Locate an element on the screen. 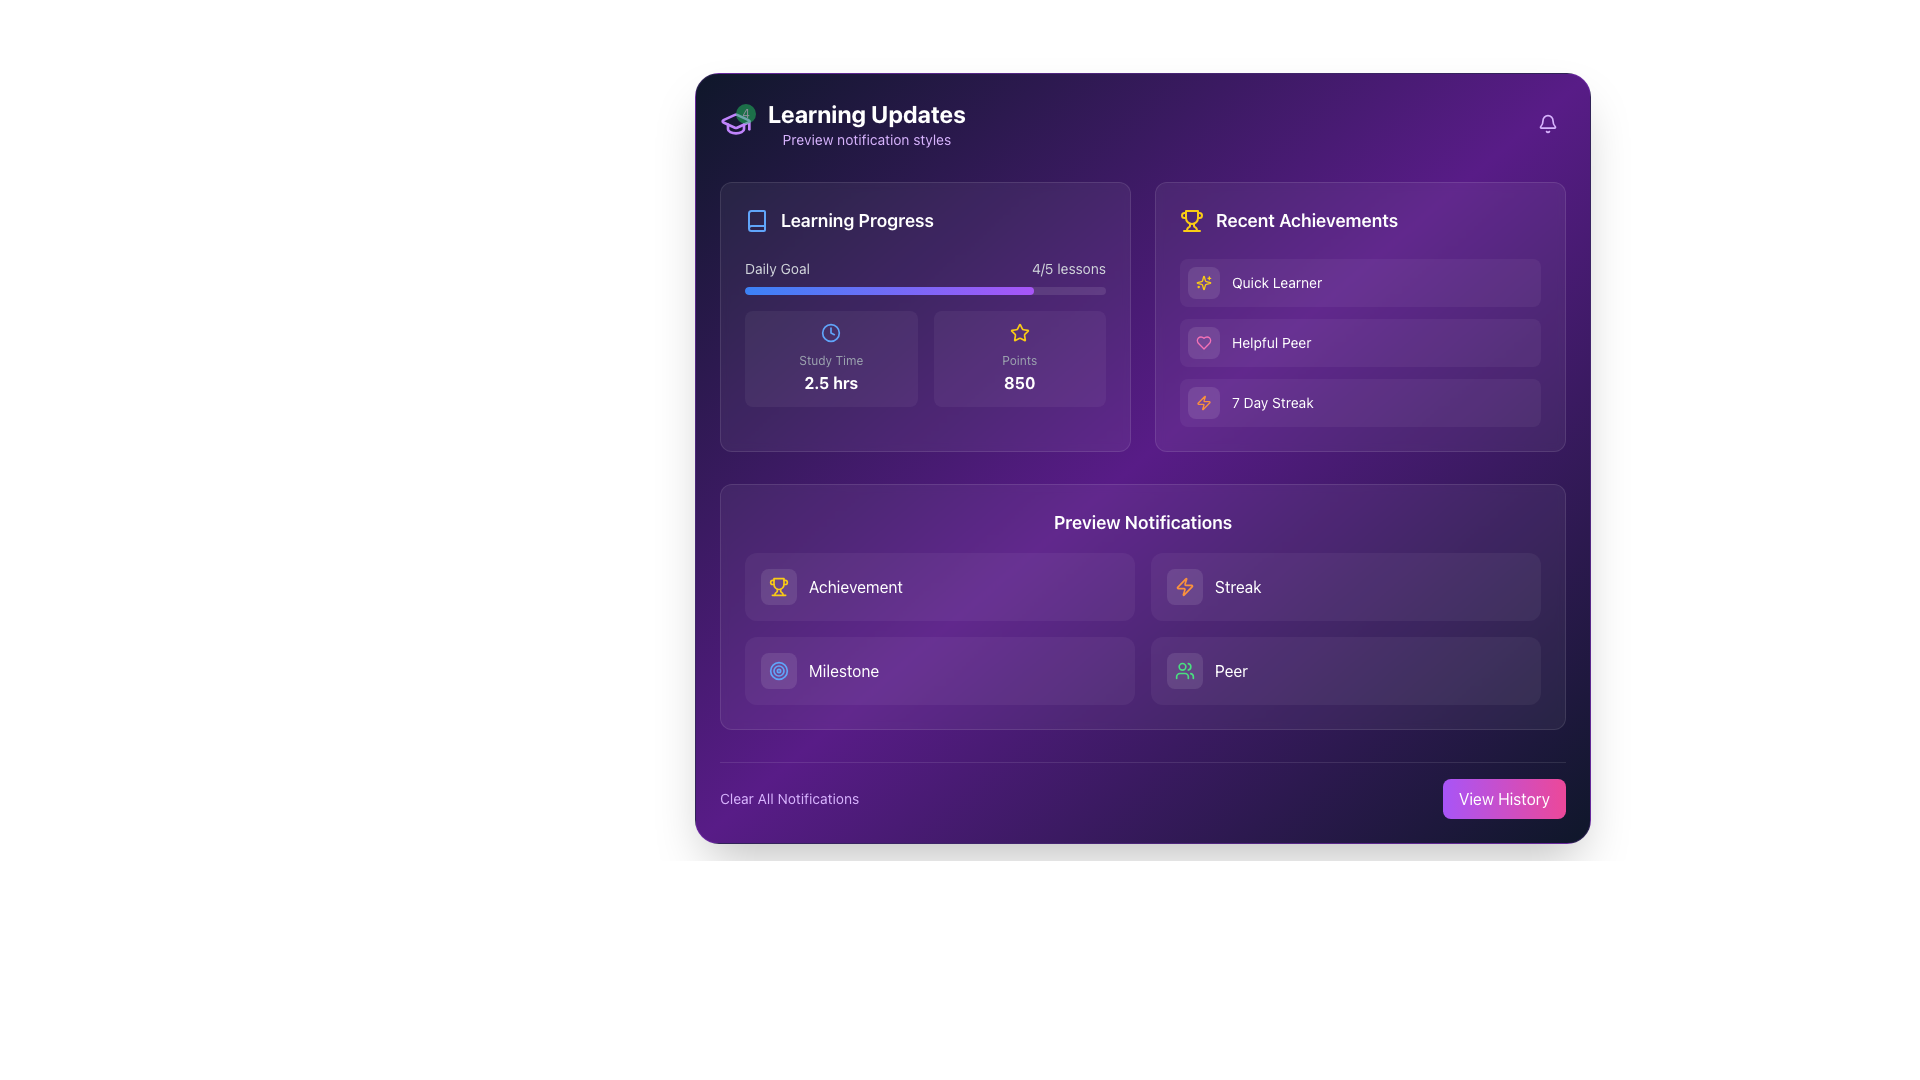 This screenshot has width=1920, height=1080. the 'Recent Achievements' header text with the accompanying gold-colored trophy icon, prominently displayed at the top-center of the right panel is located at coordinates (1360, 220).